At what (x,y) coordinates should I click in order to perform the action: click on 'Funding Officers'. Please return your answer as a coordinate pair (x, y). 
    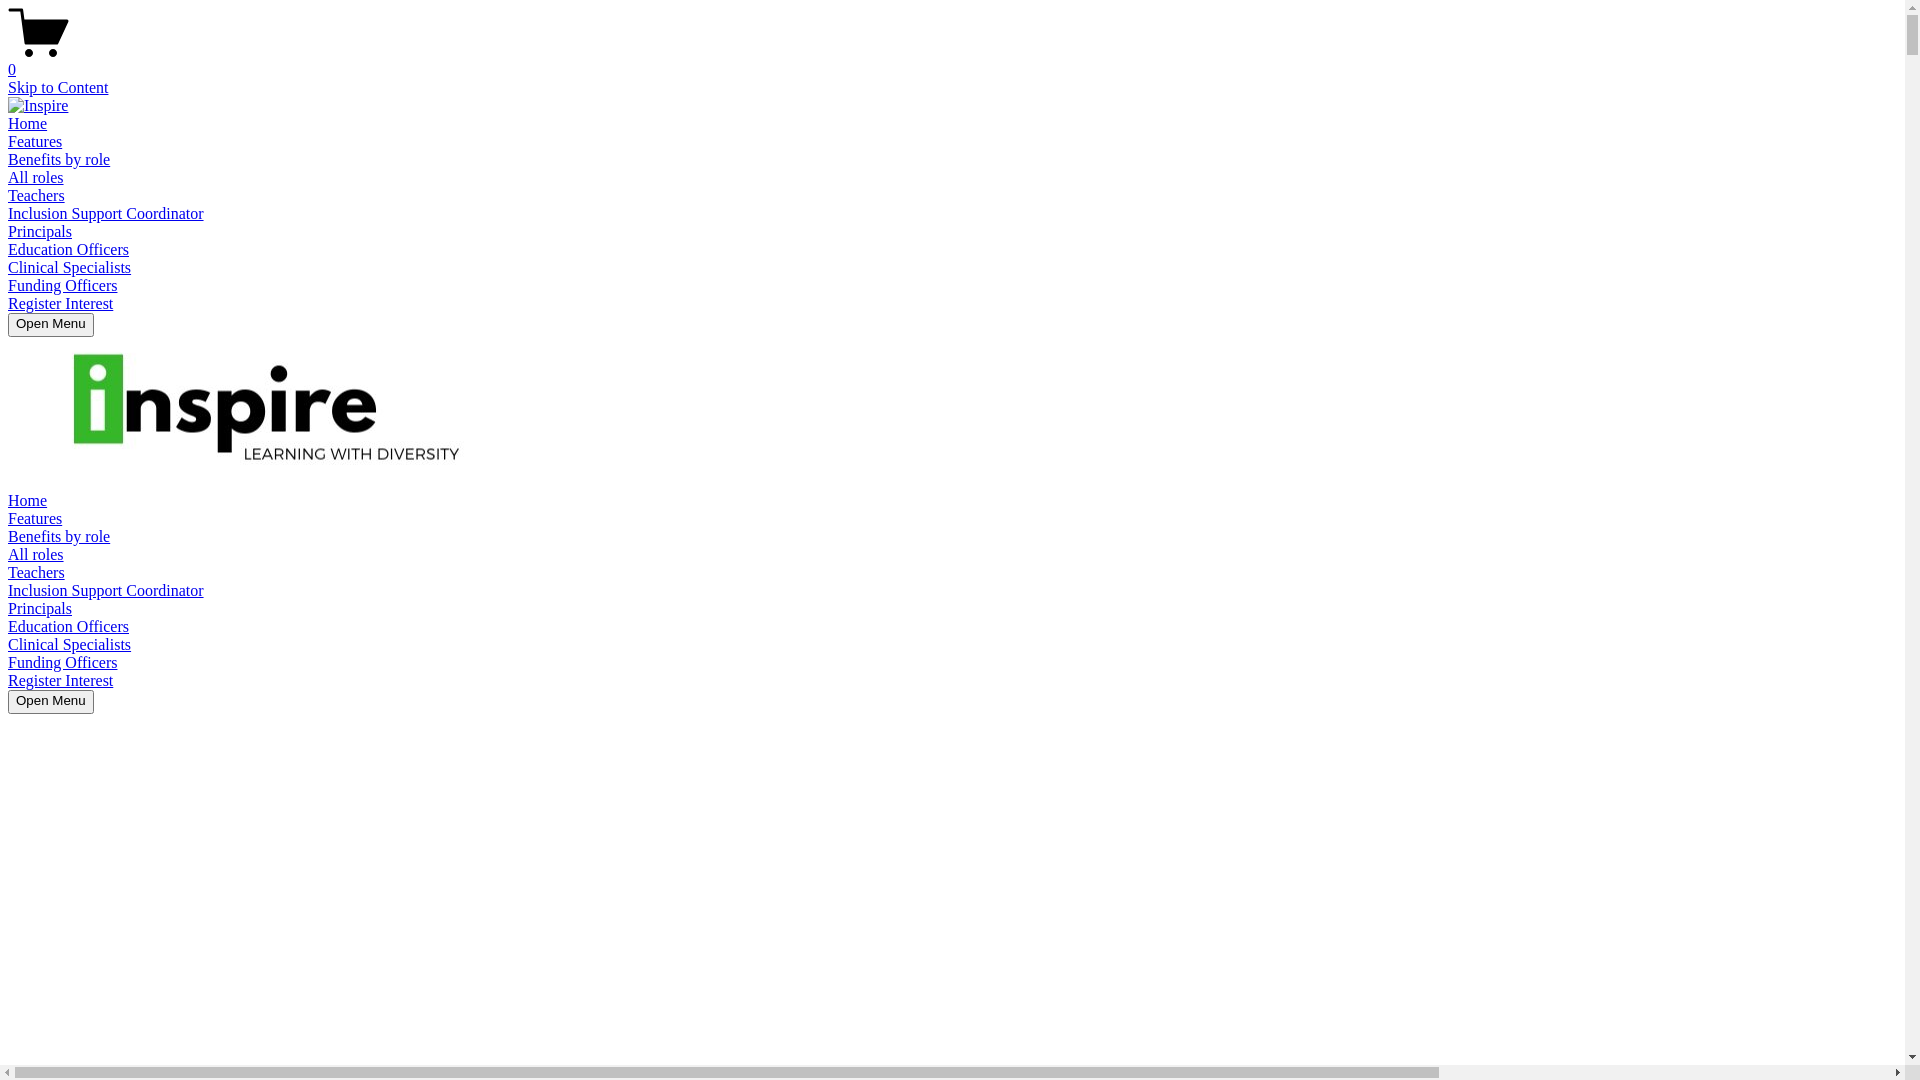
    Looking at the image, I should click on (62, 662).